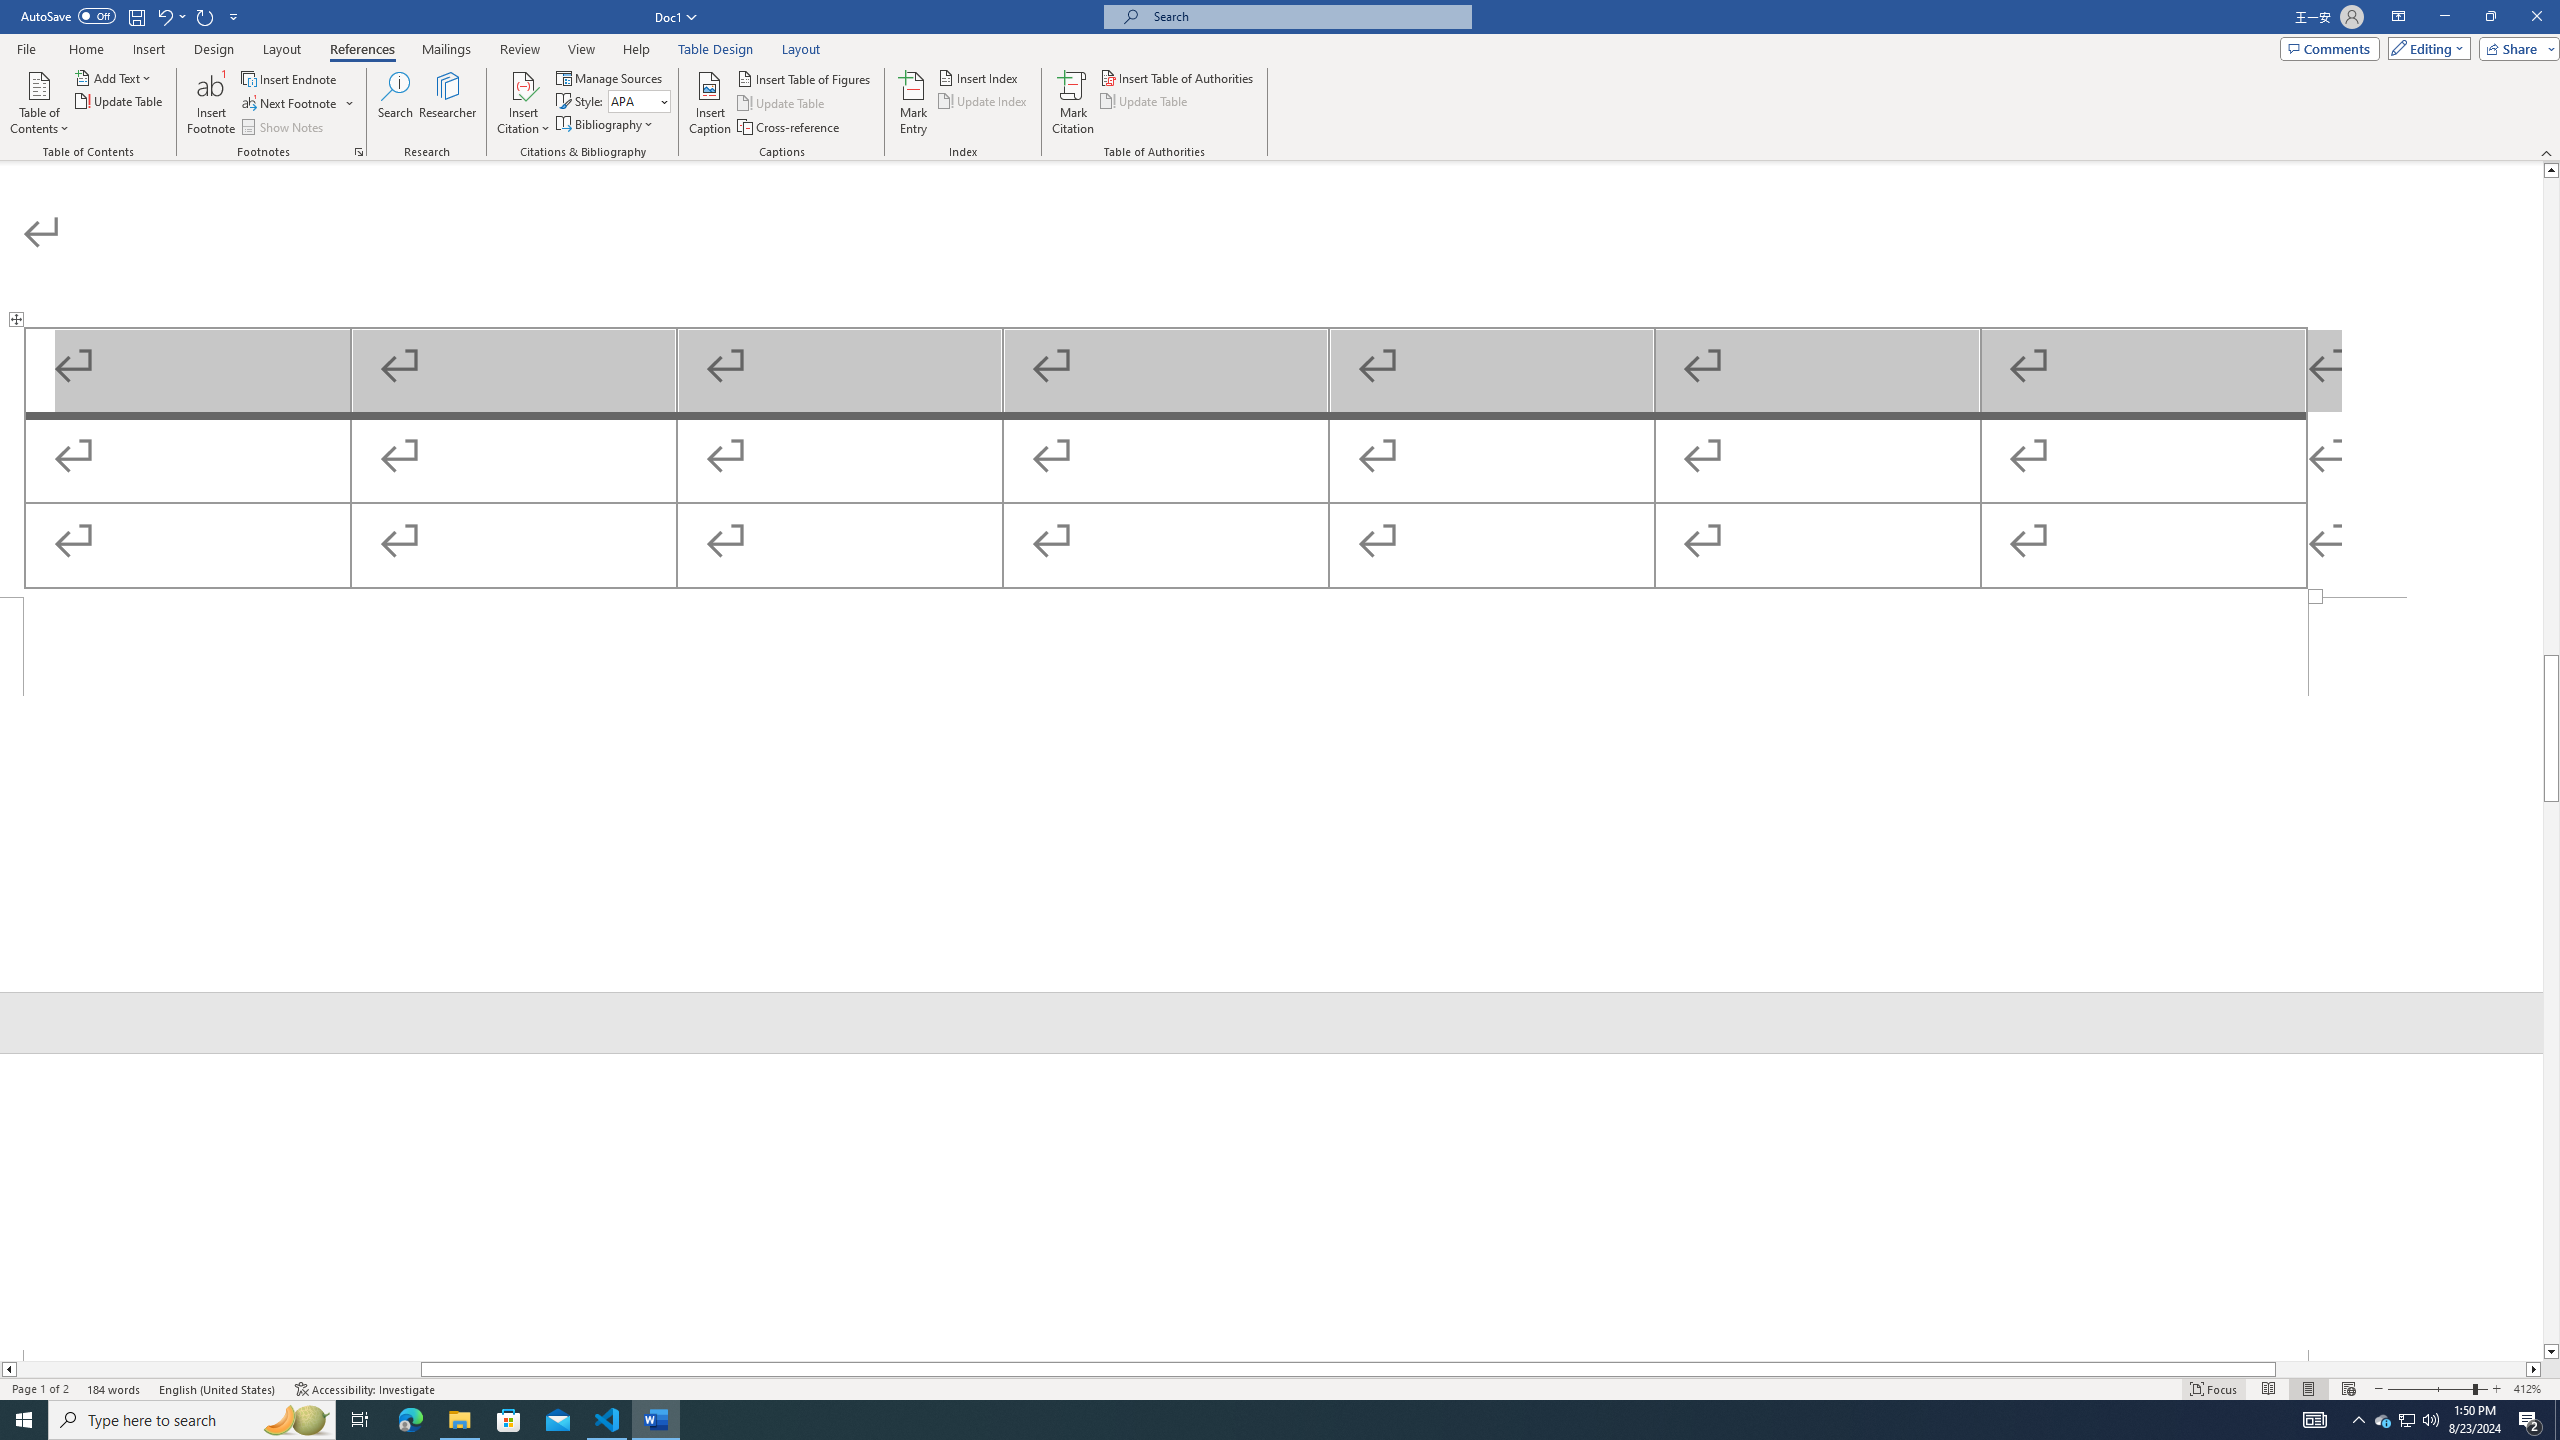 This screenshot has width=2560, height=1440. What do you see at coordinates (610, 77) in the screenshot?
I see `'Manage Sources...'` at bounding box center [610, 77].